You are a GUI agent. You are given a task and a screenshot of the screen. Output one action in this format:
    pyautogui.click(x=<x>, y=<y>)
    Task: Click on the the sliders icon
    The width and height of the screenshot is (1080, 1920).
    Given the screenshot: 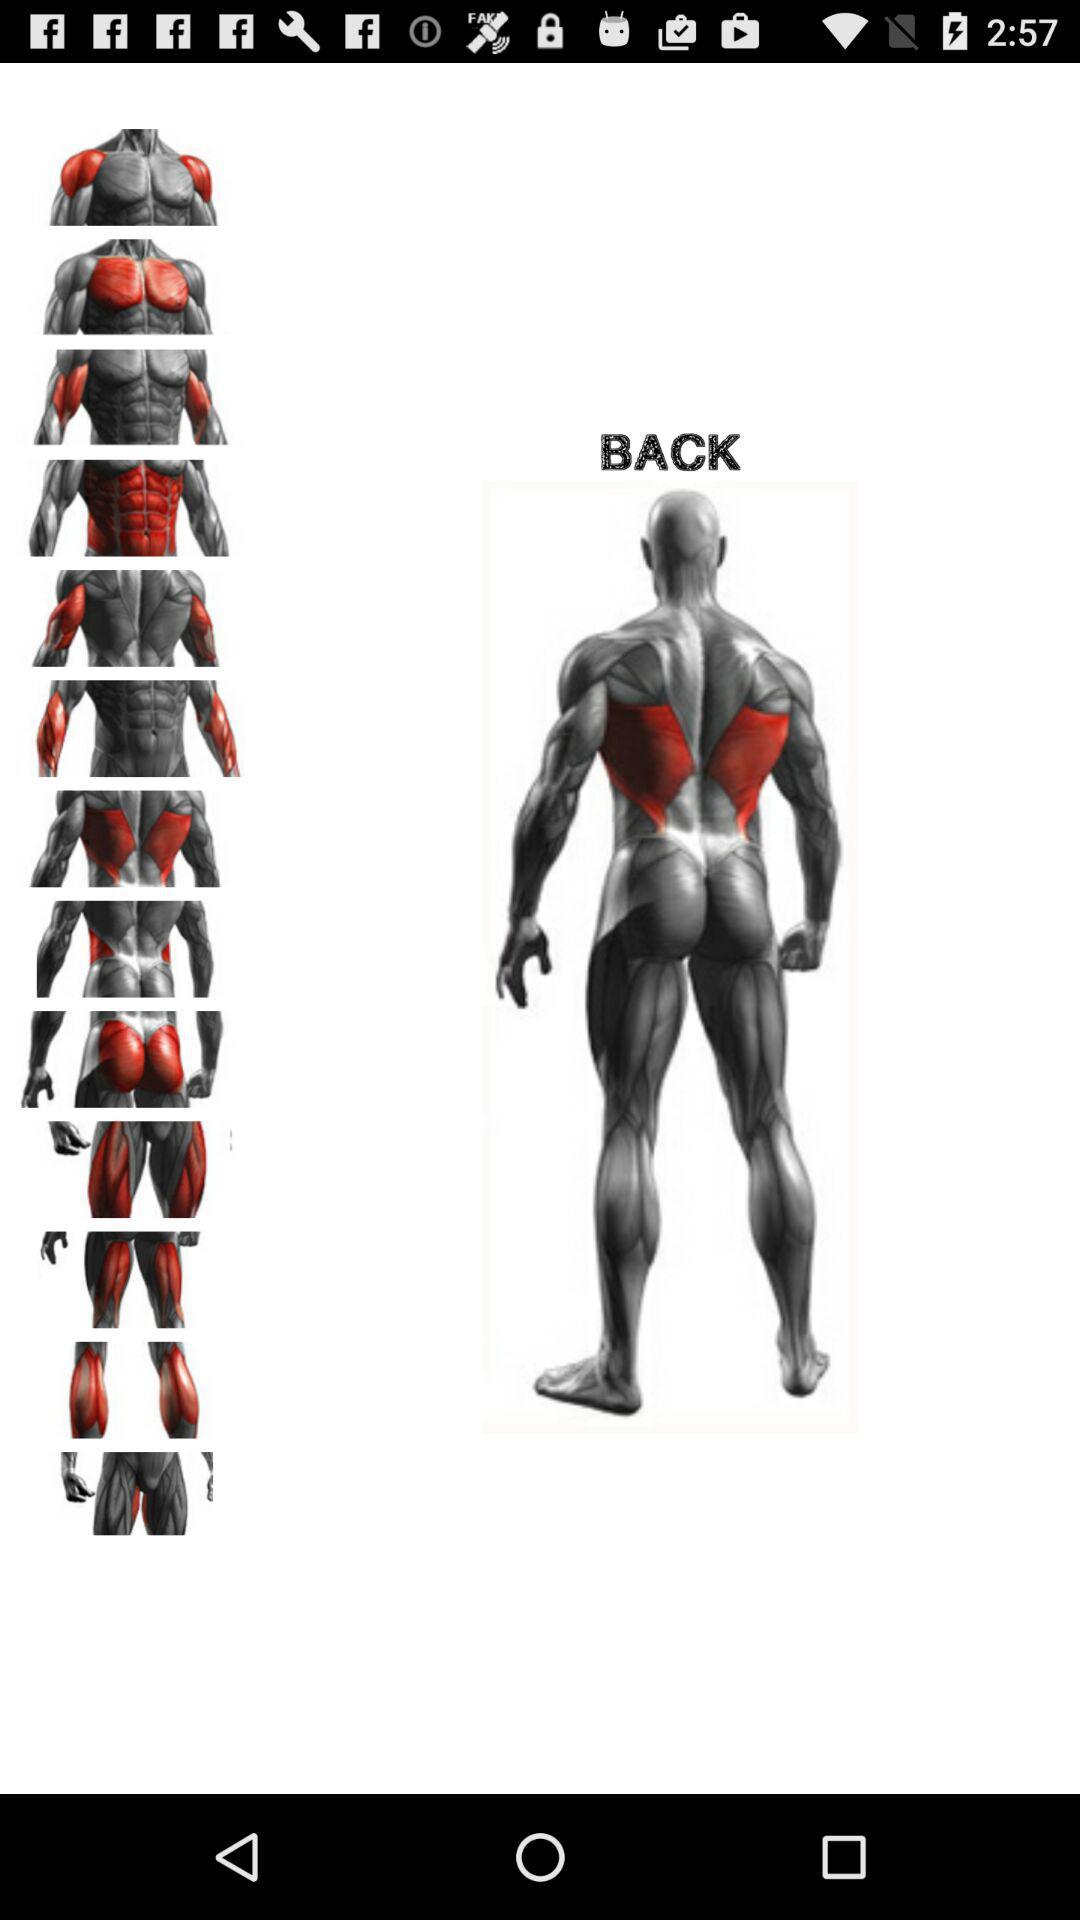 What is the action you would take?
    pyautogui.click(x=131, y=1597)
    